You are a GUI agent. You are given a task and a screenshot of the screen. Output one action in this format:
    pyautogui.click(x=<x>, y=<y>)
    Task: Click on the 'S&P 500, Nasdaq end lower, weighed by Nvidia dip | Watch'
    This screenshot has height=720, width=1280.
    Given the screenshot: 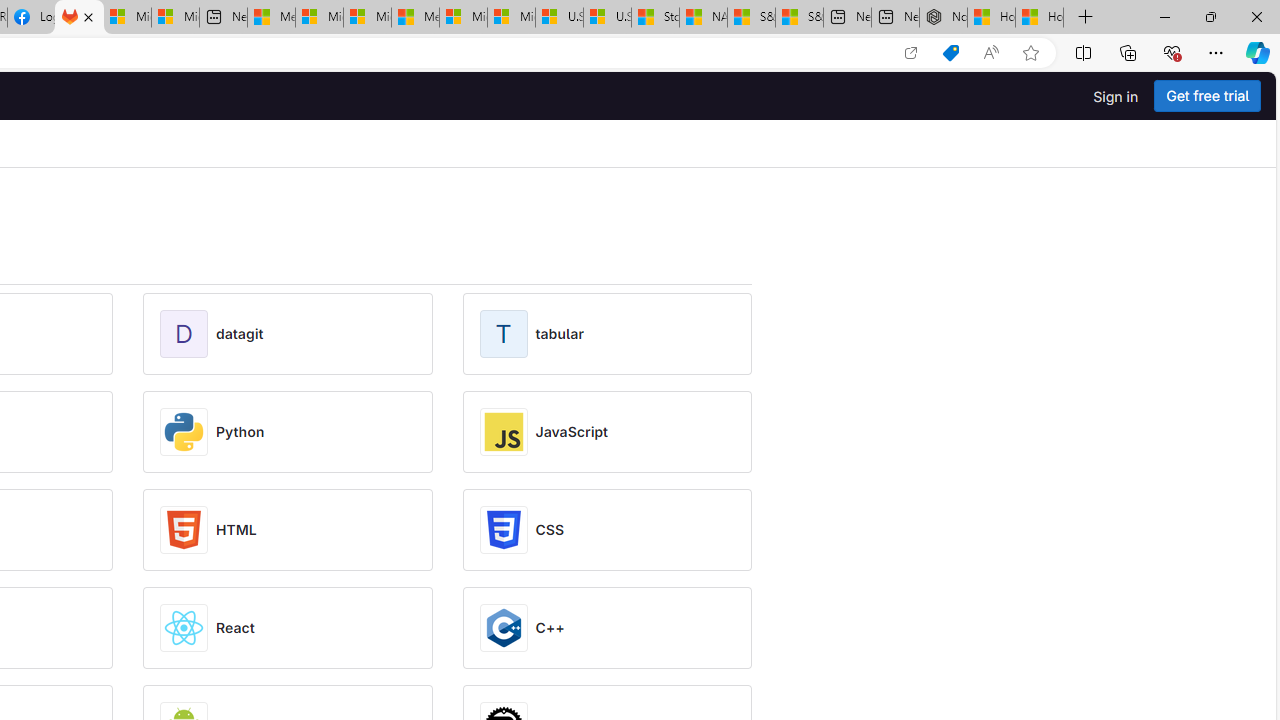 What is the action you would take?
    pyautogui.click(x=798, y=17)
    